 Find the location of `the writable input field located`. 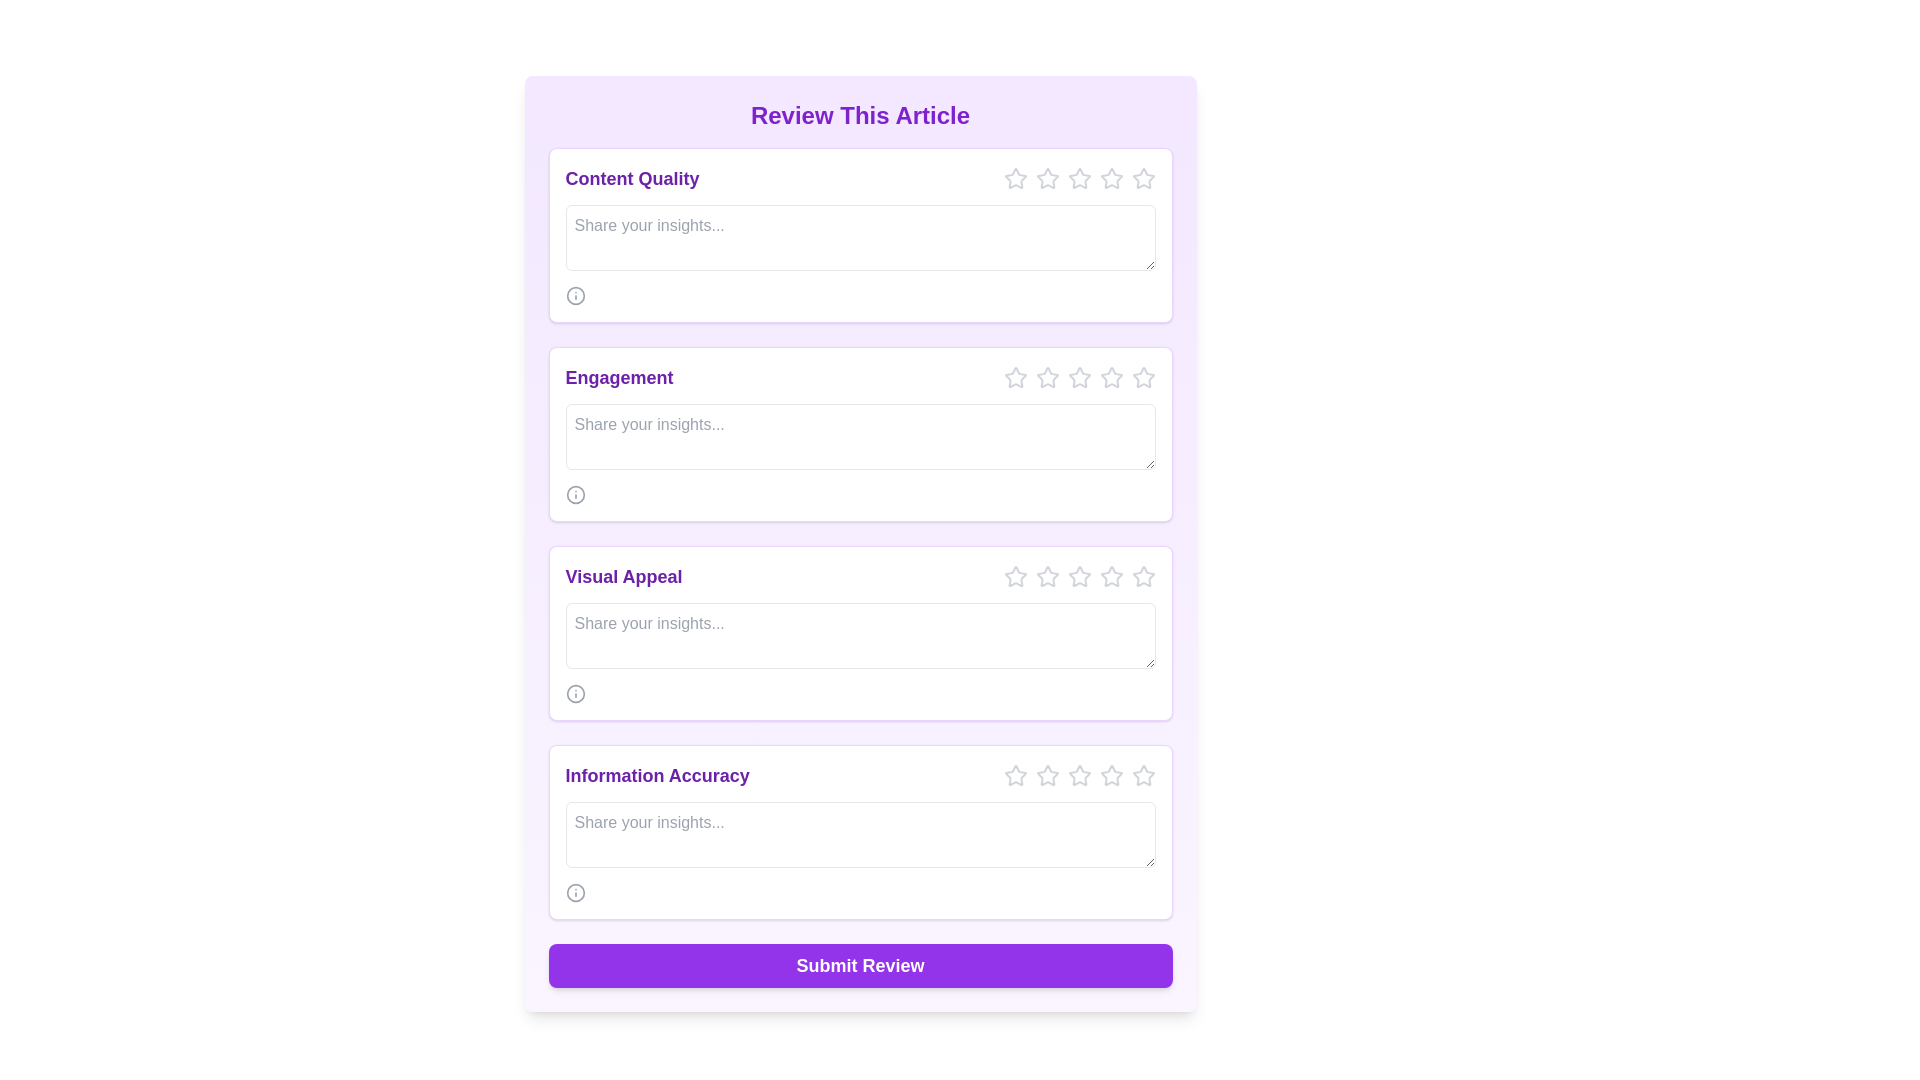

the writable input field located is located at coordinates (860, 834).